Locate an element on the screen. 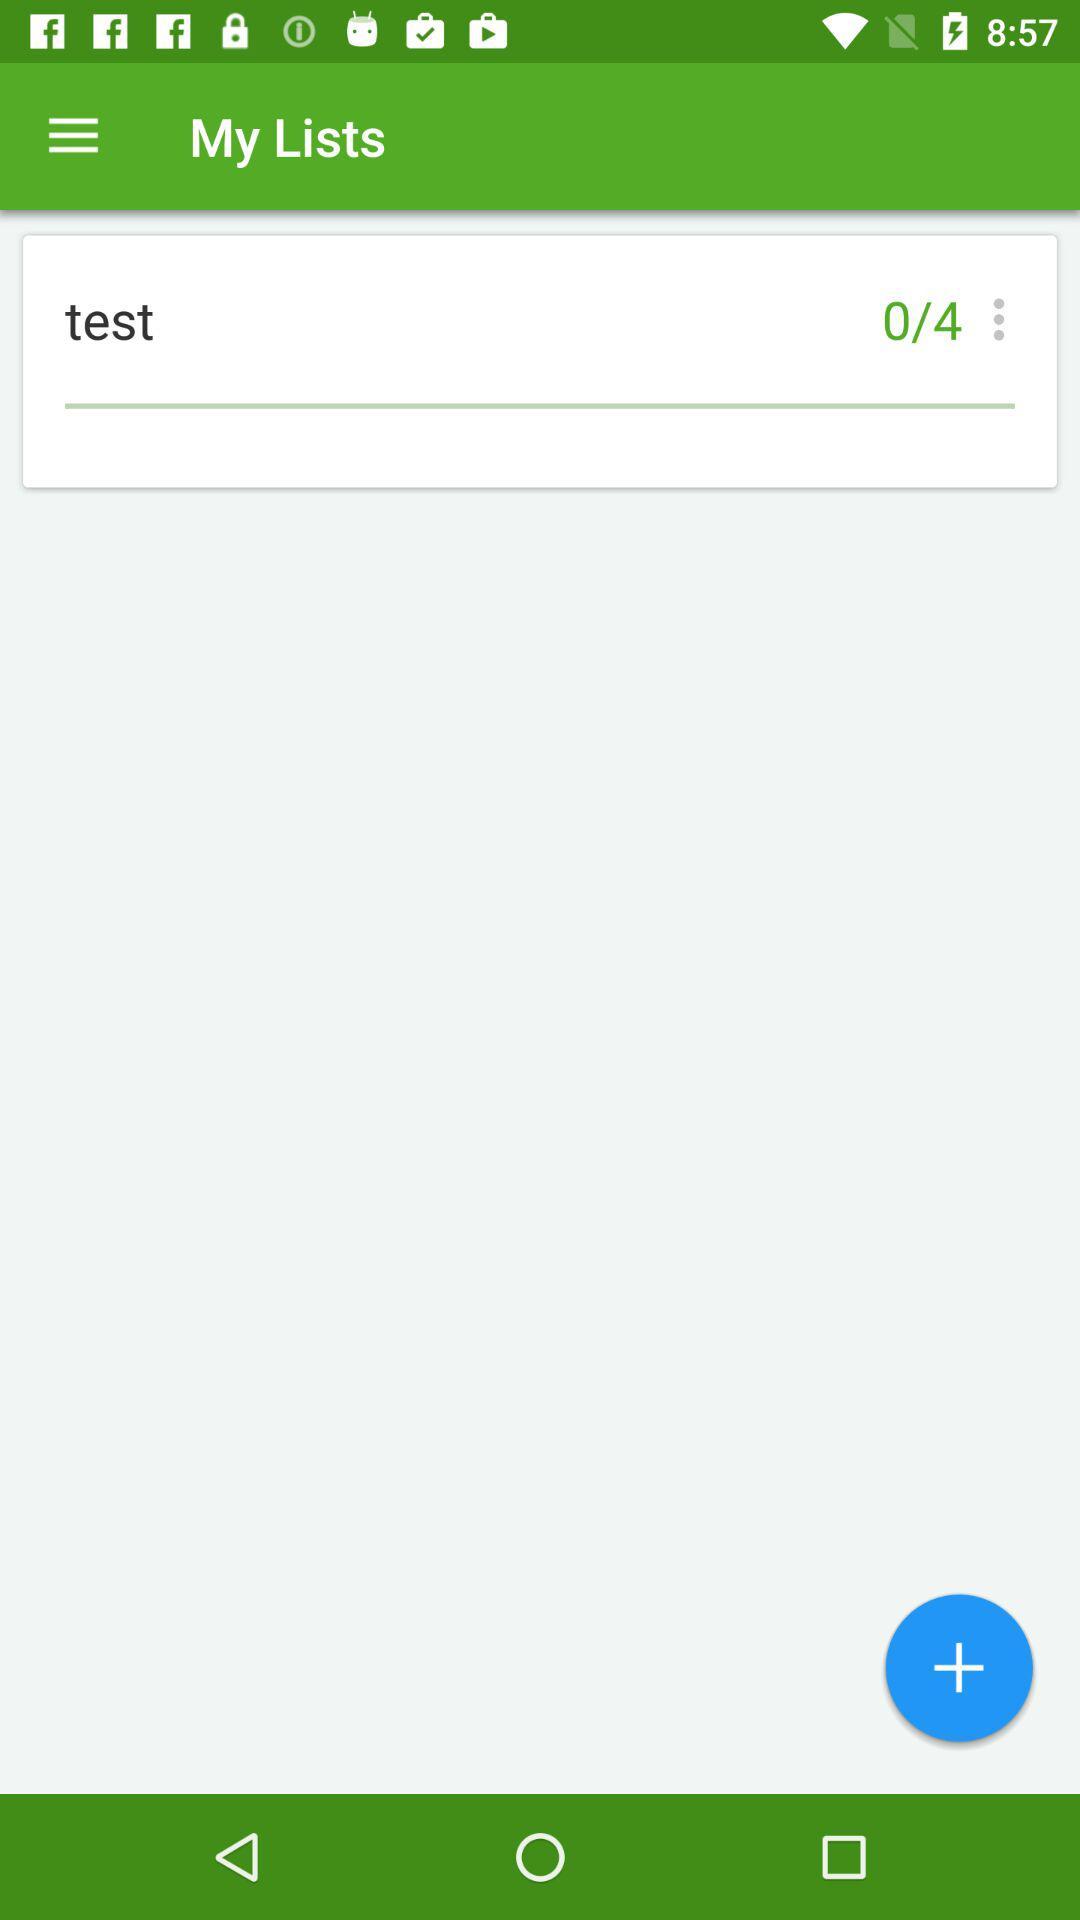 The image size is (1080, 1920). item next to the my lists icon is located at coordinates (72, 135).